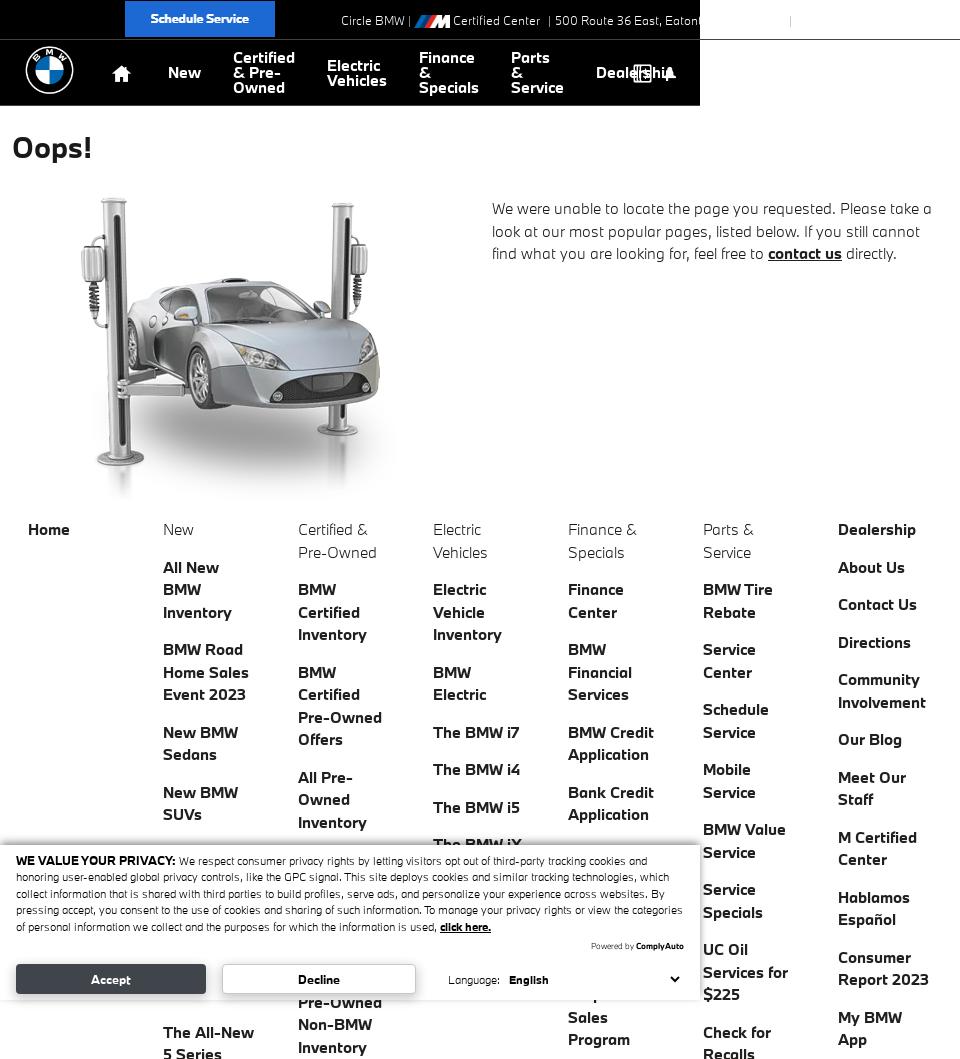 This screenshot has width=960, height=1059. What do you see at coordinates (725, 20) in the screenshot?
I see `','` at bounding box center [725, 20].